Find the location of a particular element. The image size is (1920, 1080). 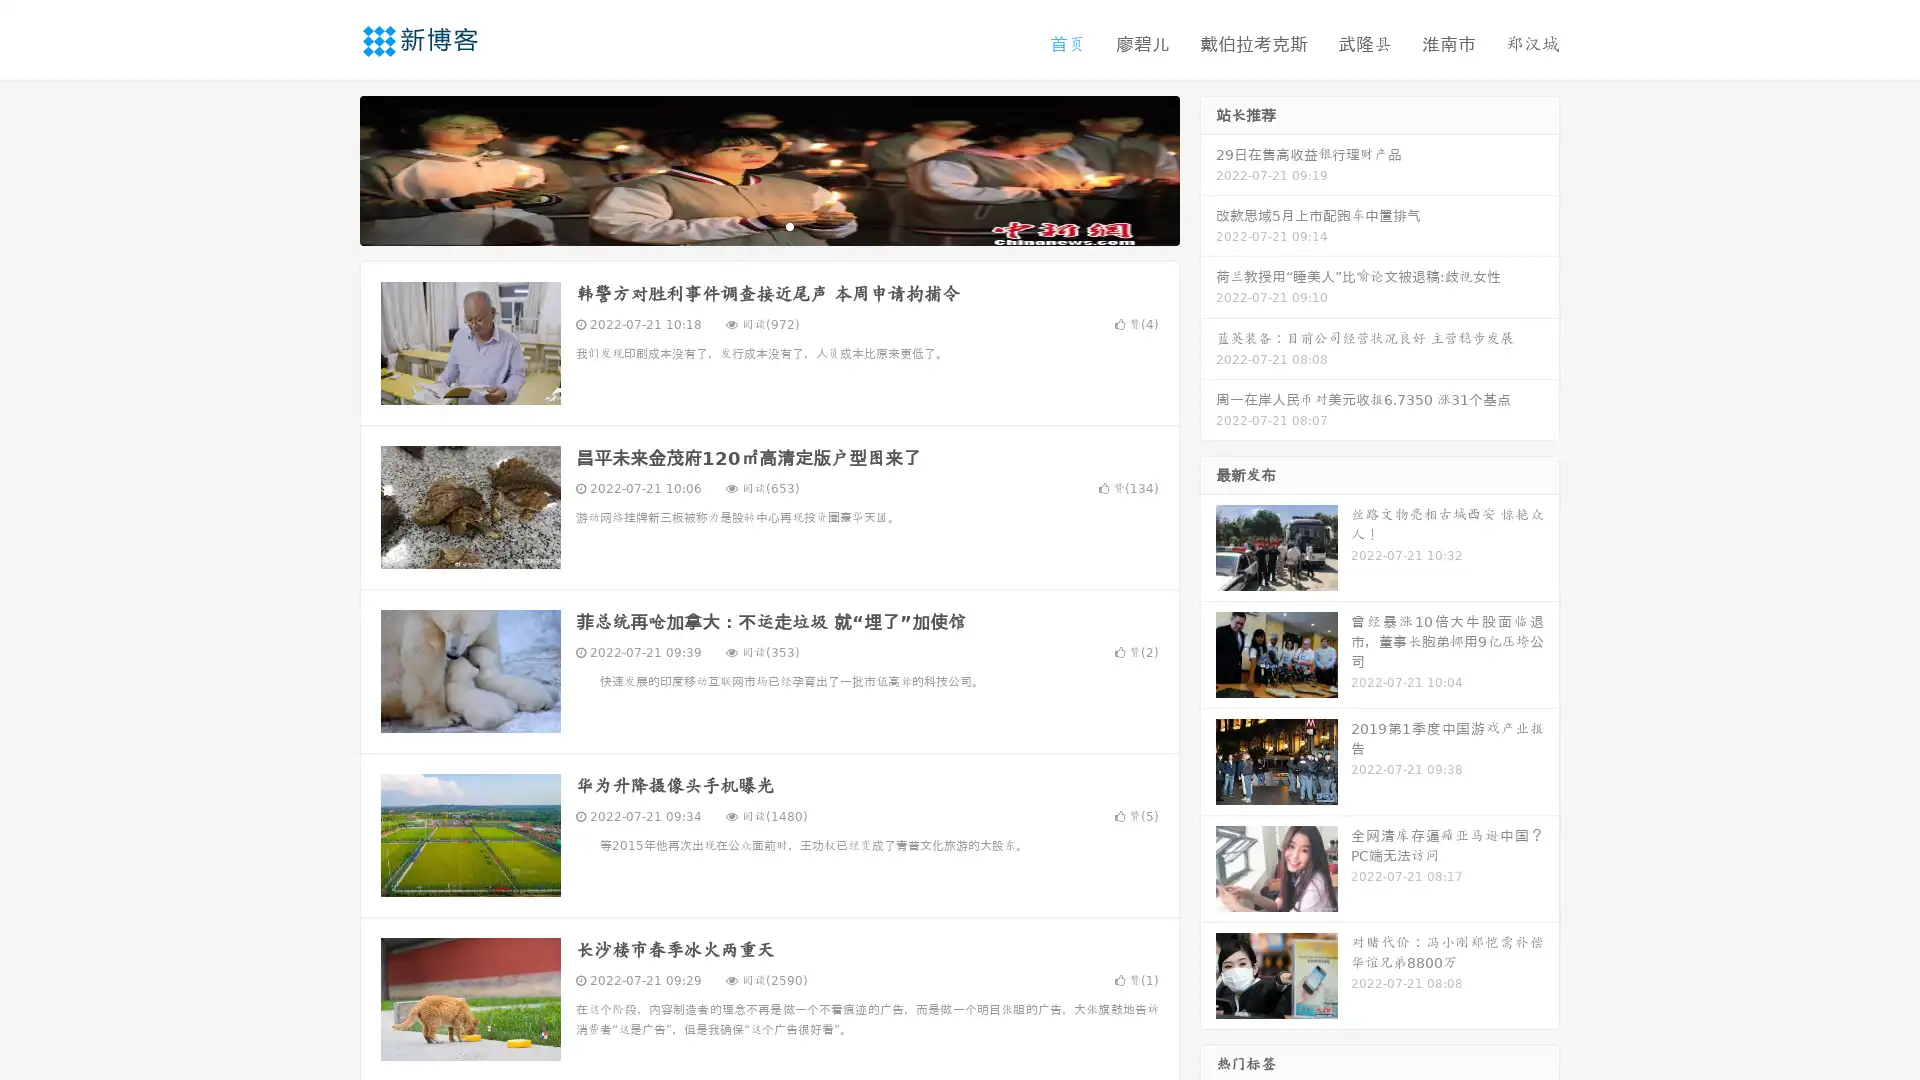

Go to slide 1 is located at coordinates (748, 225).